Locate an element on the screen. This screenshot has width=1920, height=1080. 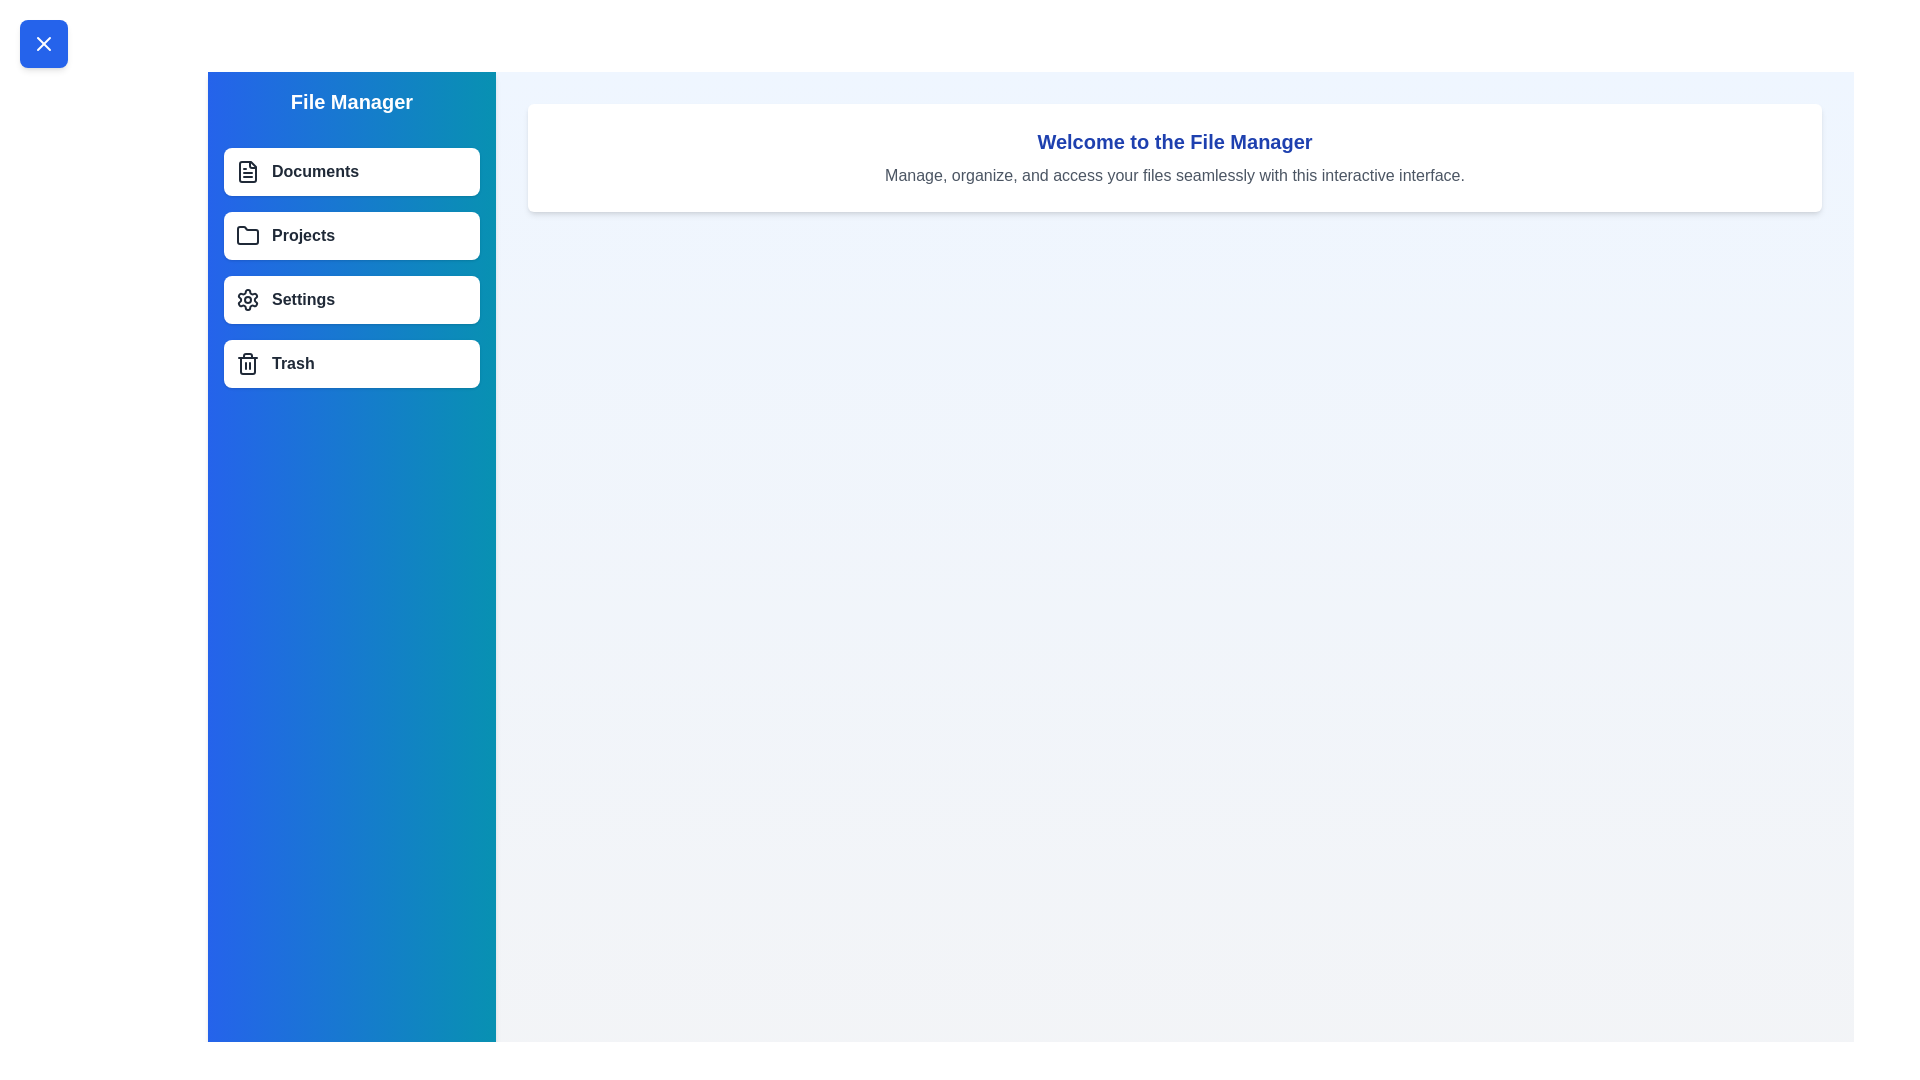
the menu item labeled Settings to select it is located at coordinates (351, 300).